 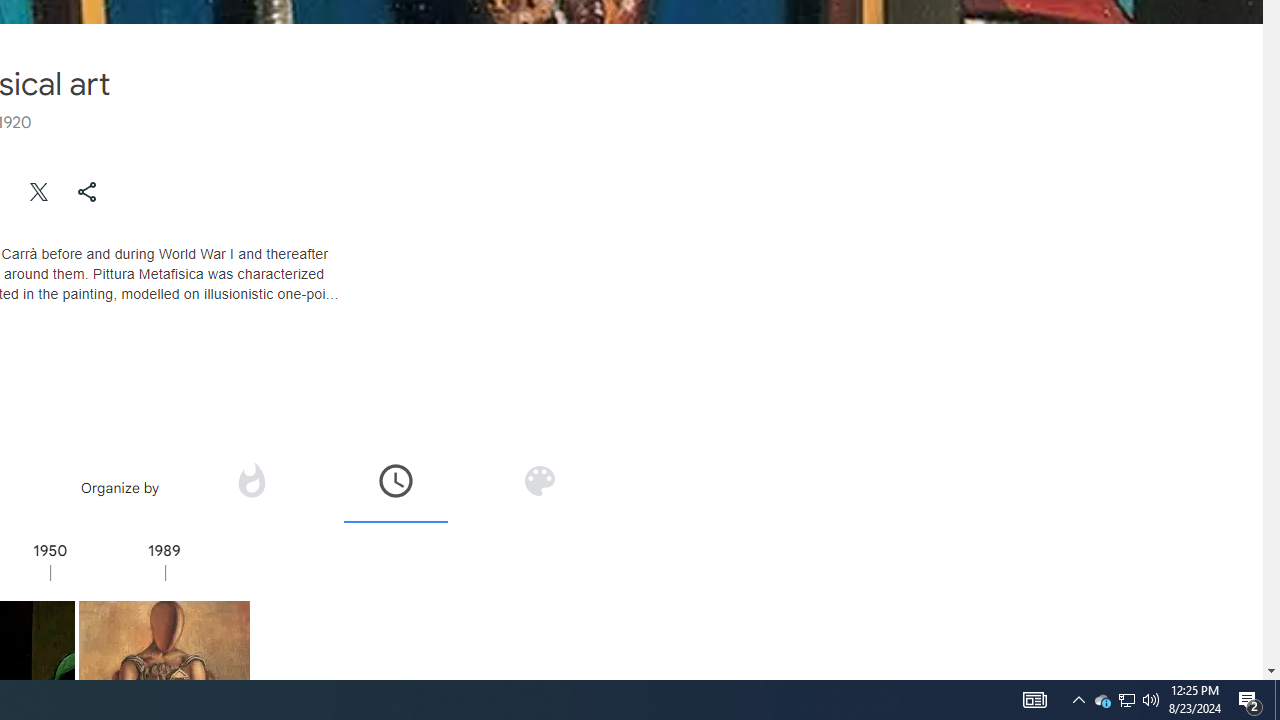 What do you see at coordinates (538, 487) in the screenshot?
I see `'Organize by color'` at bounding box center [538, 487].